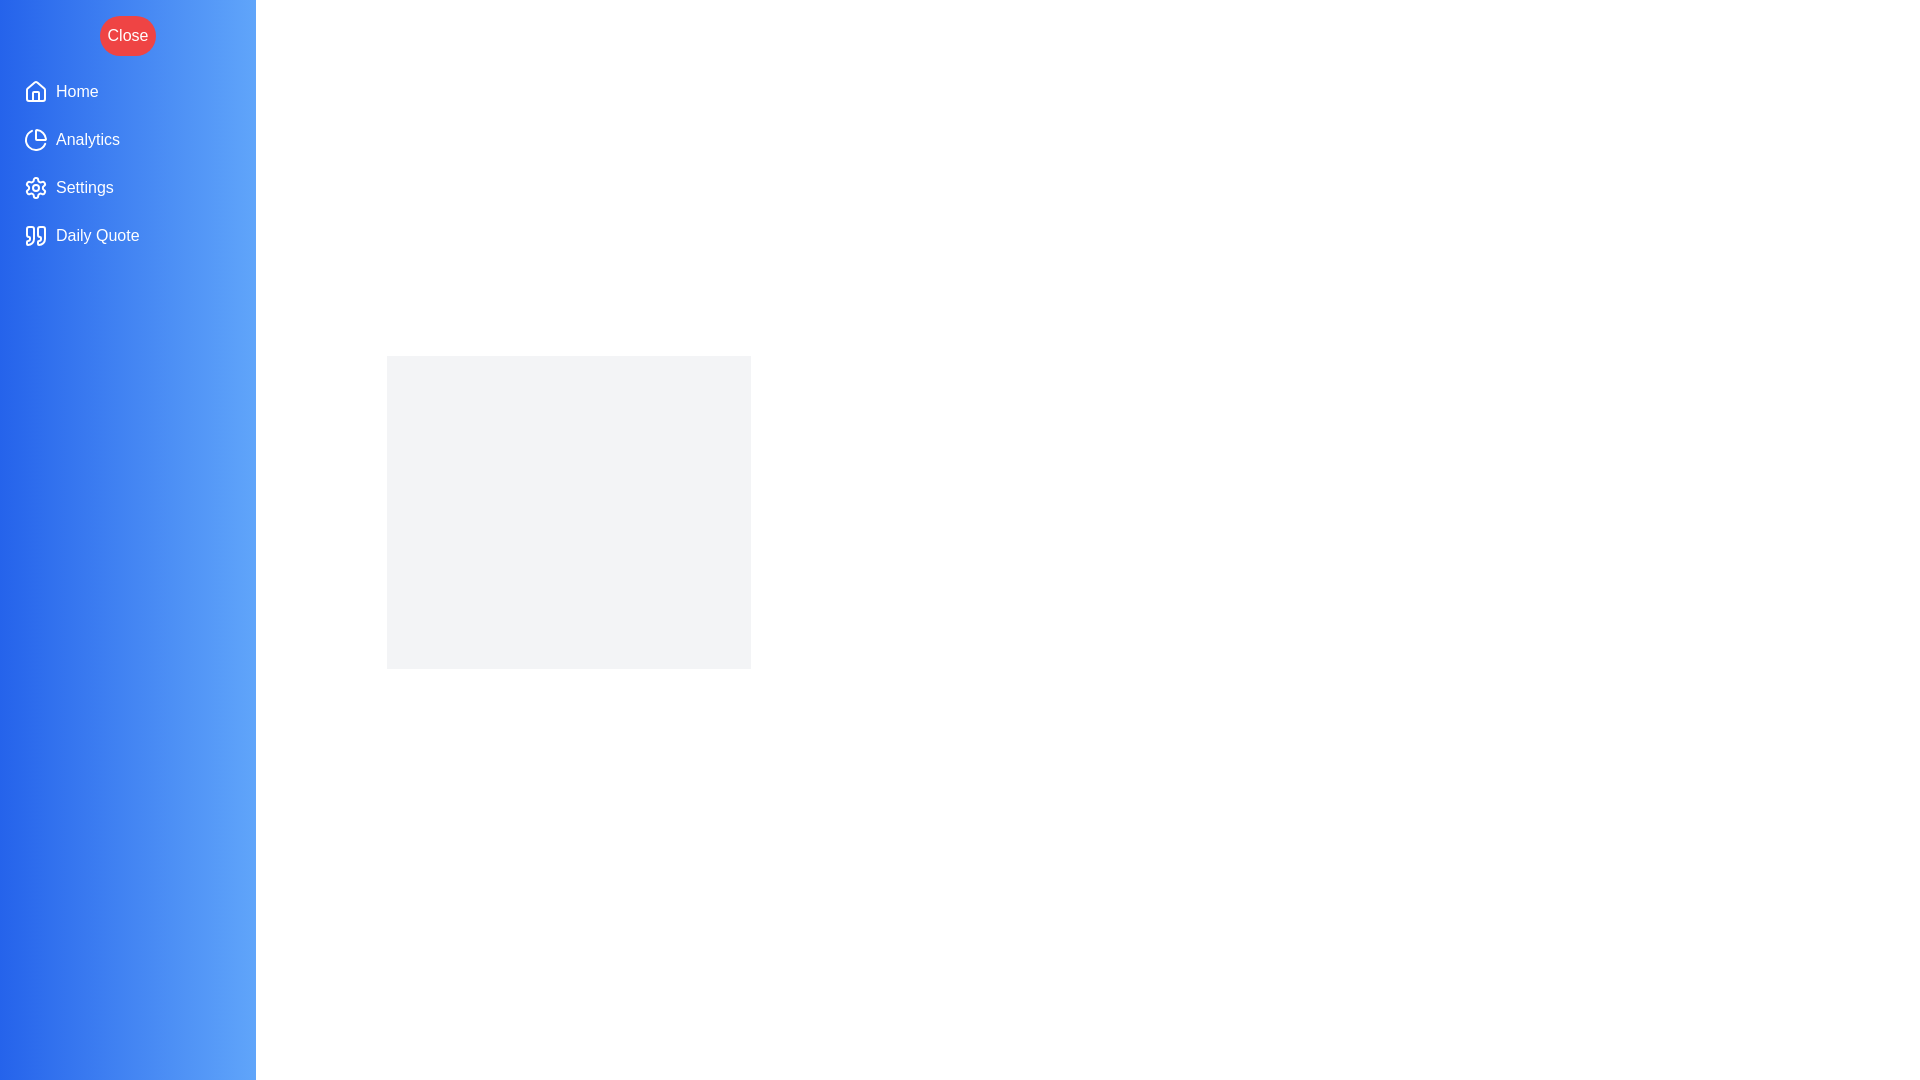  What do you see at coordinates (127, 234) in the screenshot?
I see `the menu item labeled Daily Quote` at bounding box center [127, 234].